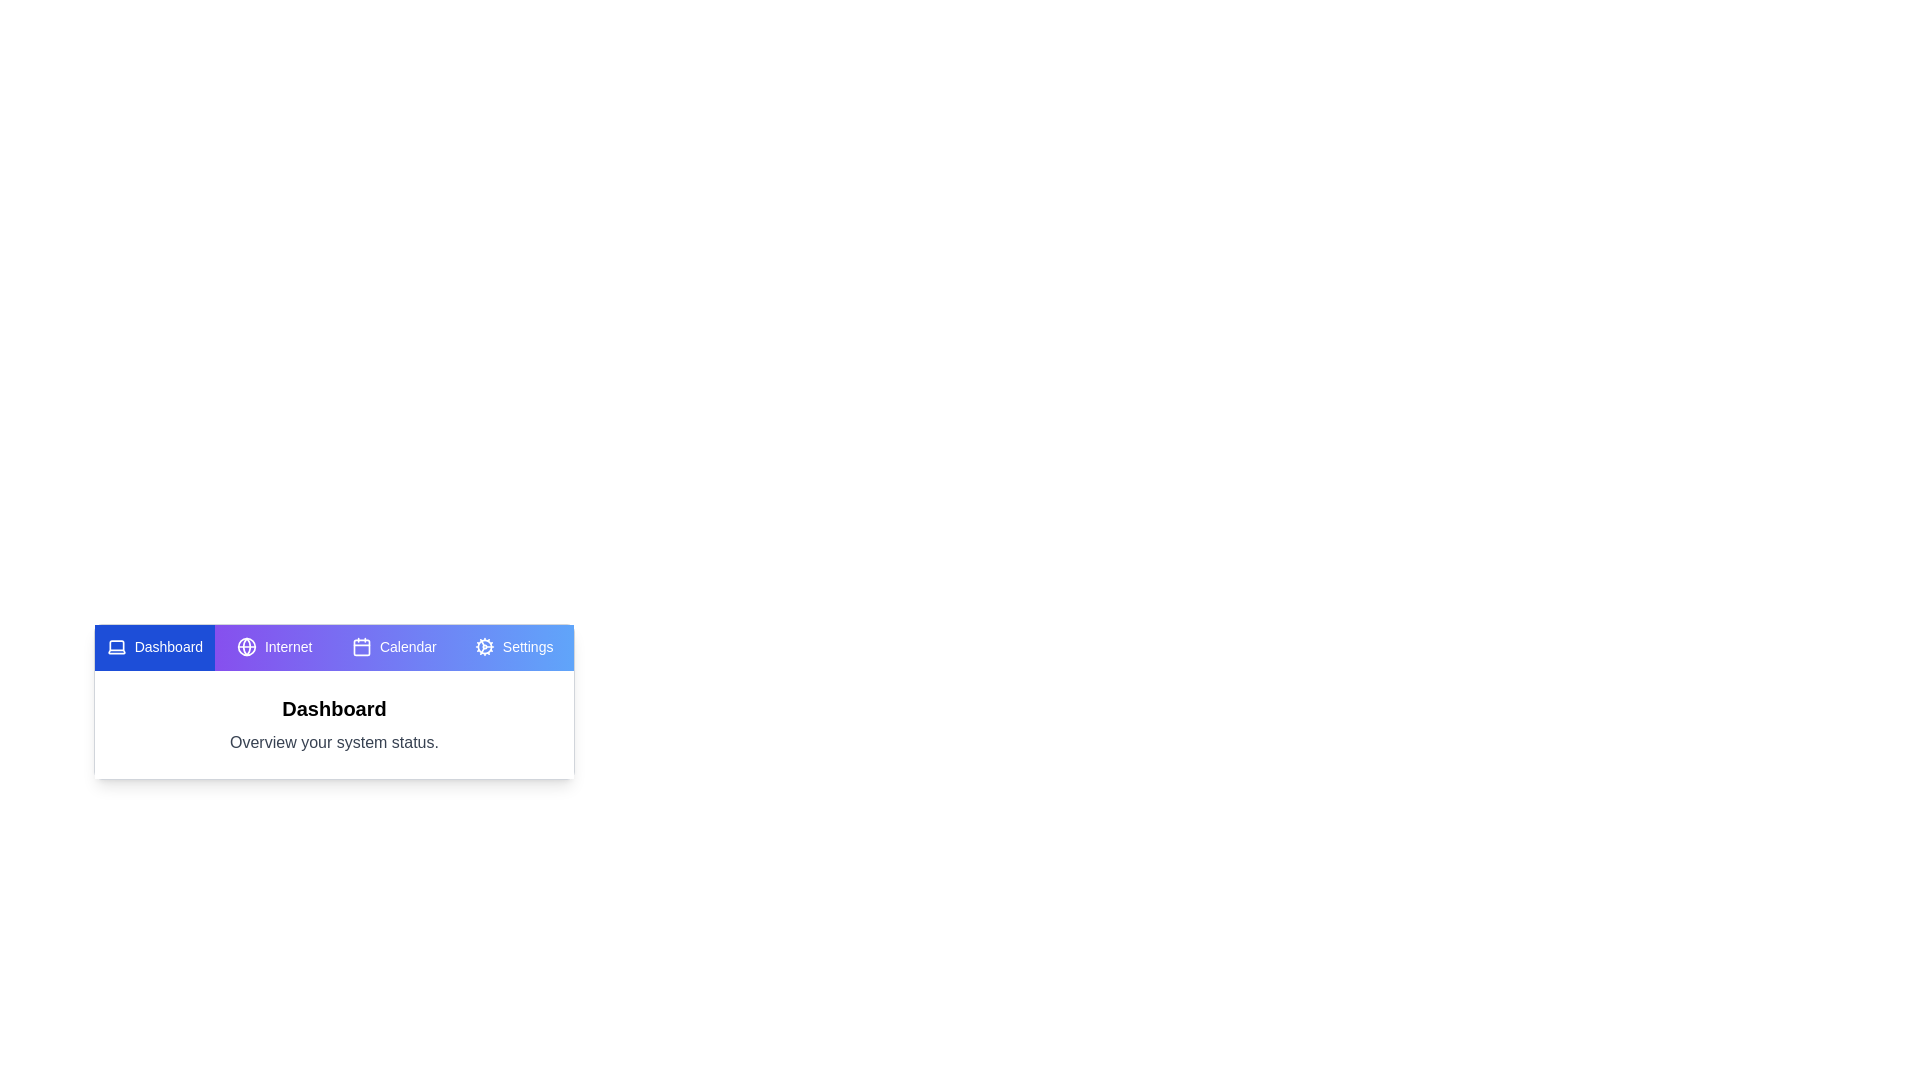 The width and height of the screenshot is (1920, 1080). I want to click on the Dashboard tab to observe its hover effect, so click(153, 648).